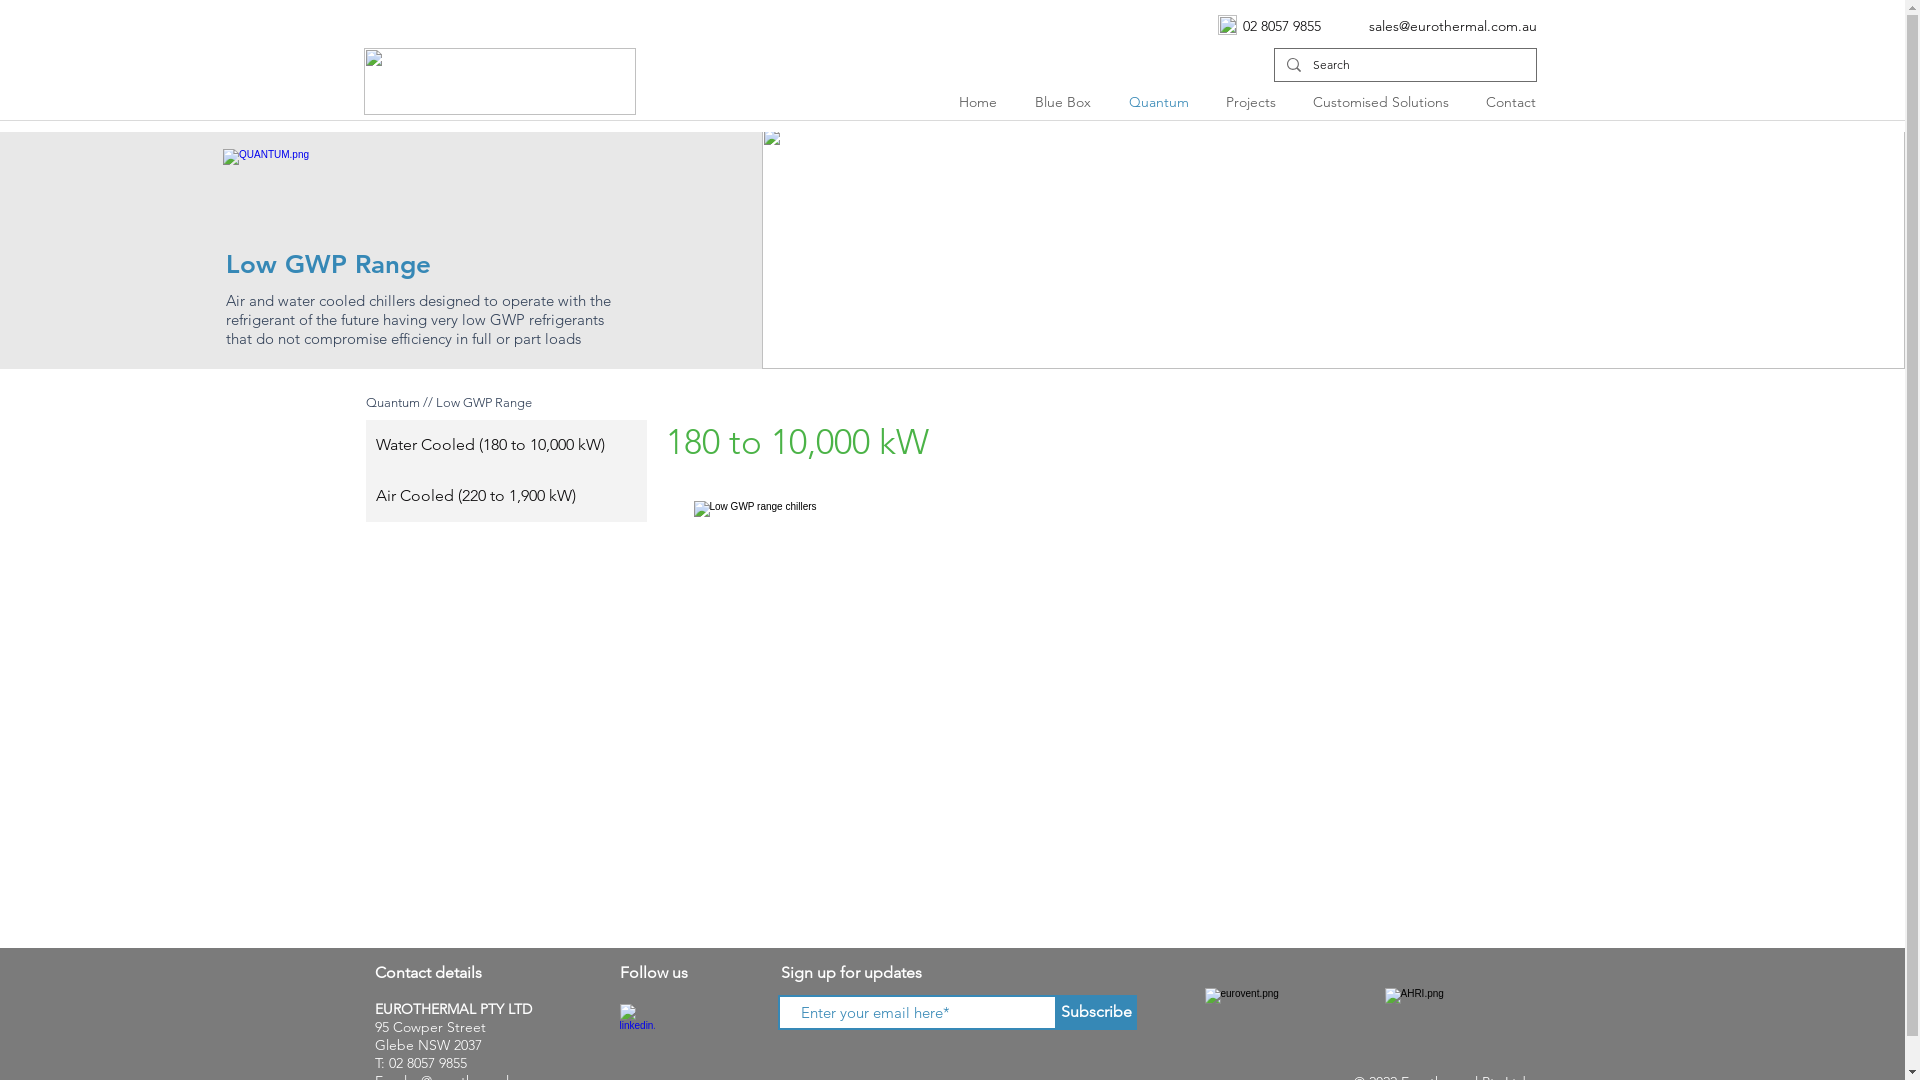  What do you see at coordinates (1383, 101) in the screenshot?
I see `'Customised Solutions'` at bounding box center [1383, 101].